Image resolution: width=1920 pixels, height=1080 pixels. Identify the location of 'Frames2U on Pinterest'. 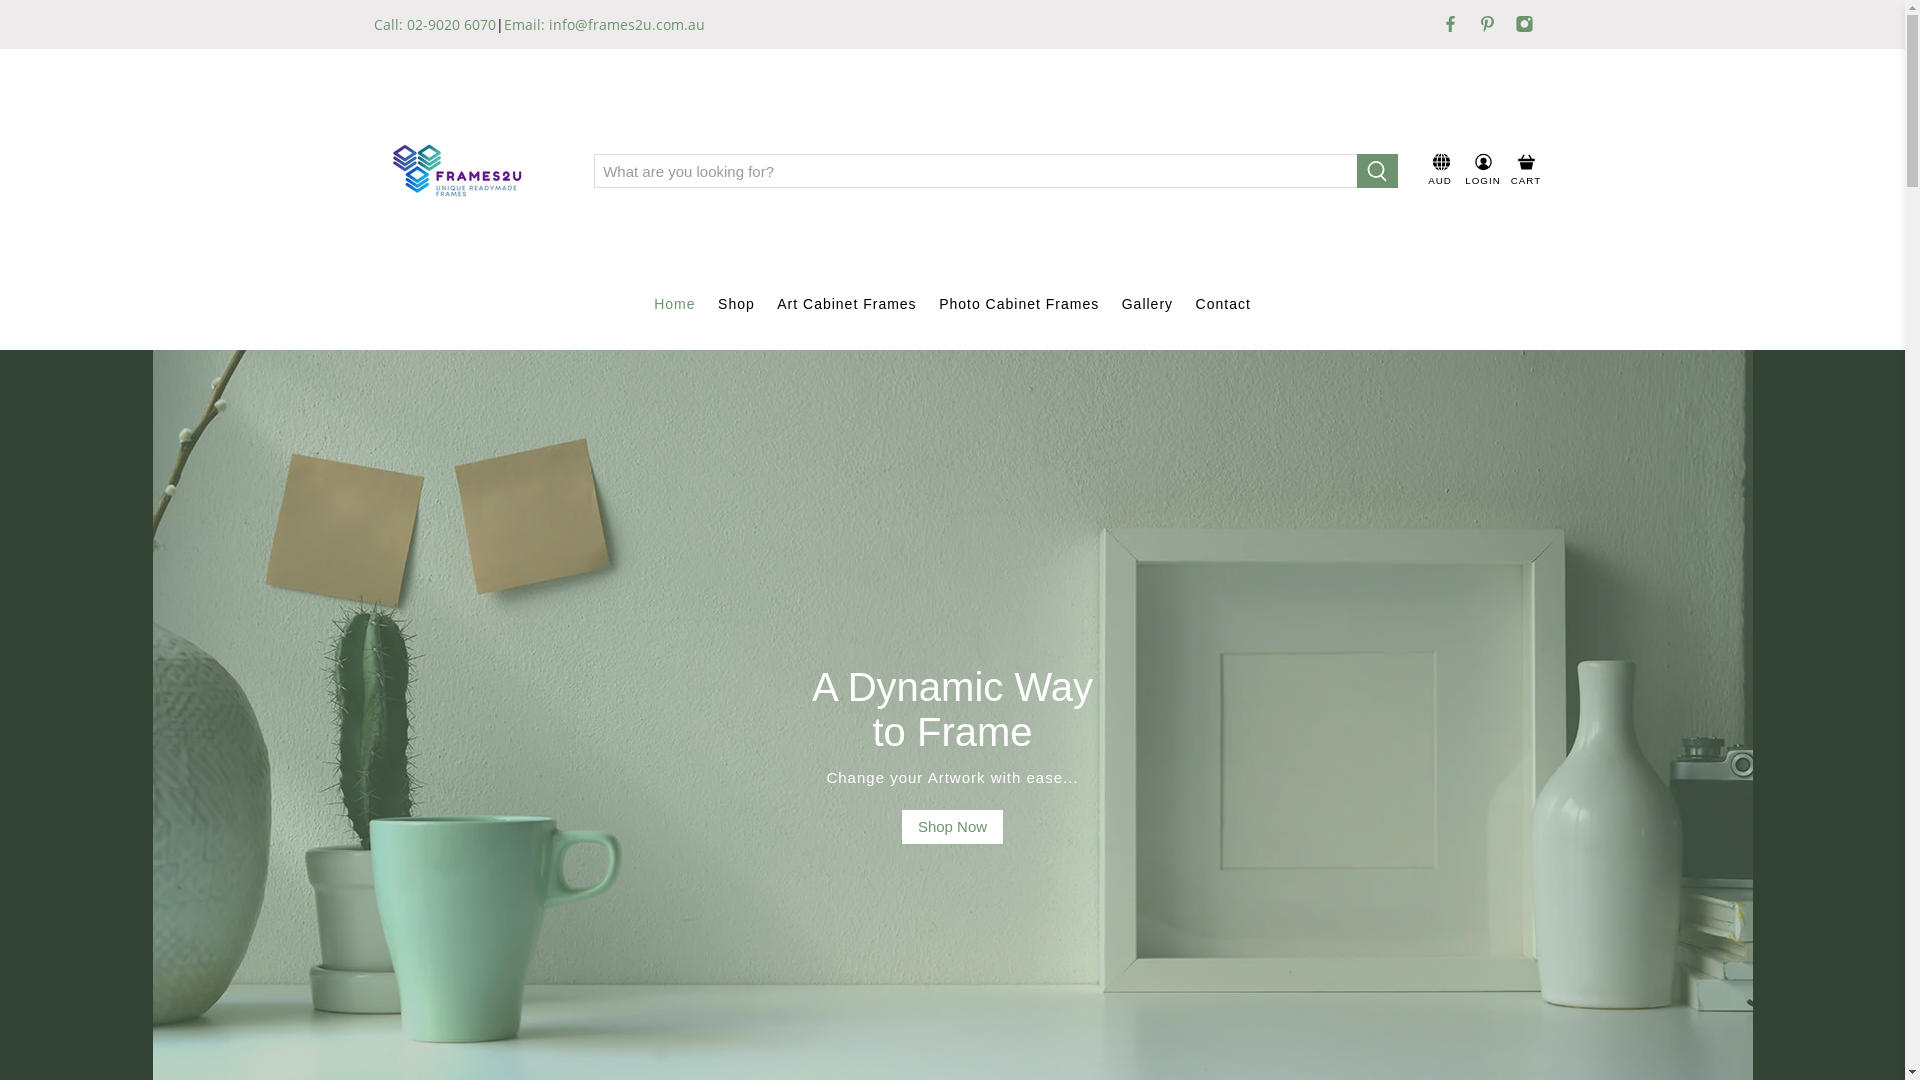
(1487, 23).